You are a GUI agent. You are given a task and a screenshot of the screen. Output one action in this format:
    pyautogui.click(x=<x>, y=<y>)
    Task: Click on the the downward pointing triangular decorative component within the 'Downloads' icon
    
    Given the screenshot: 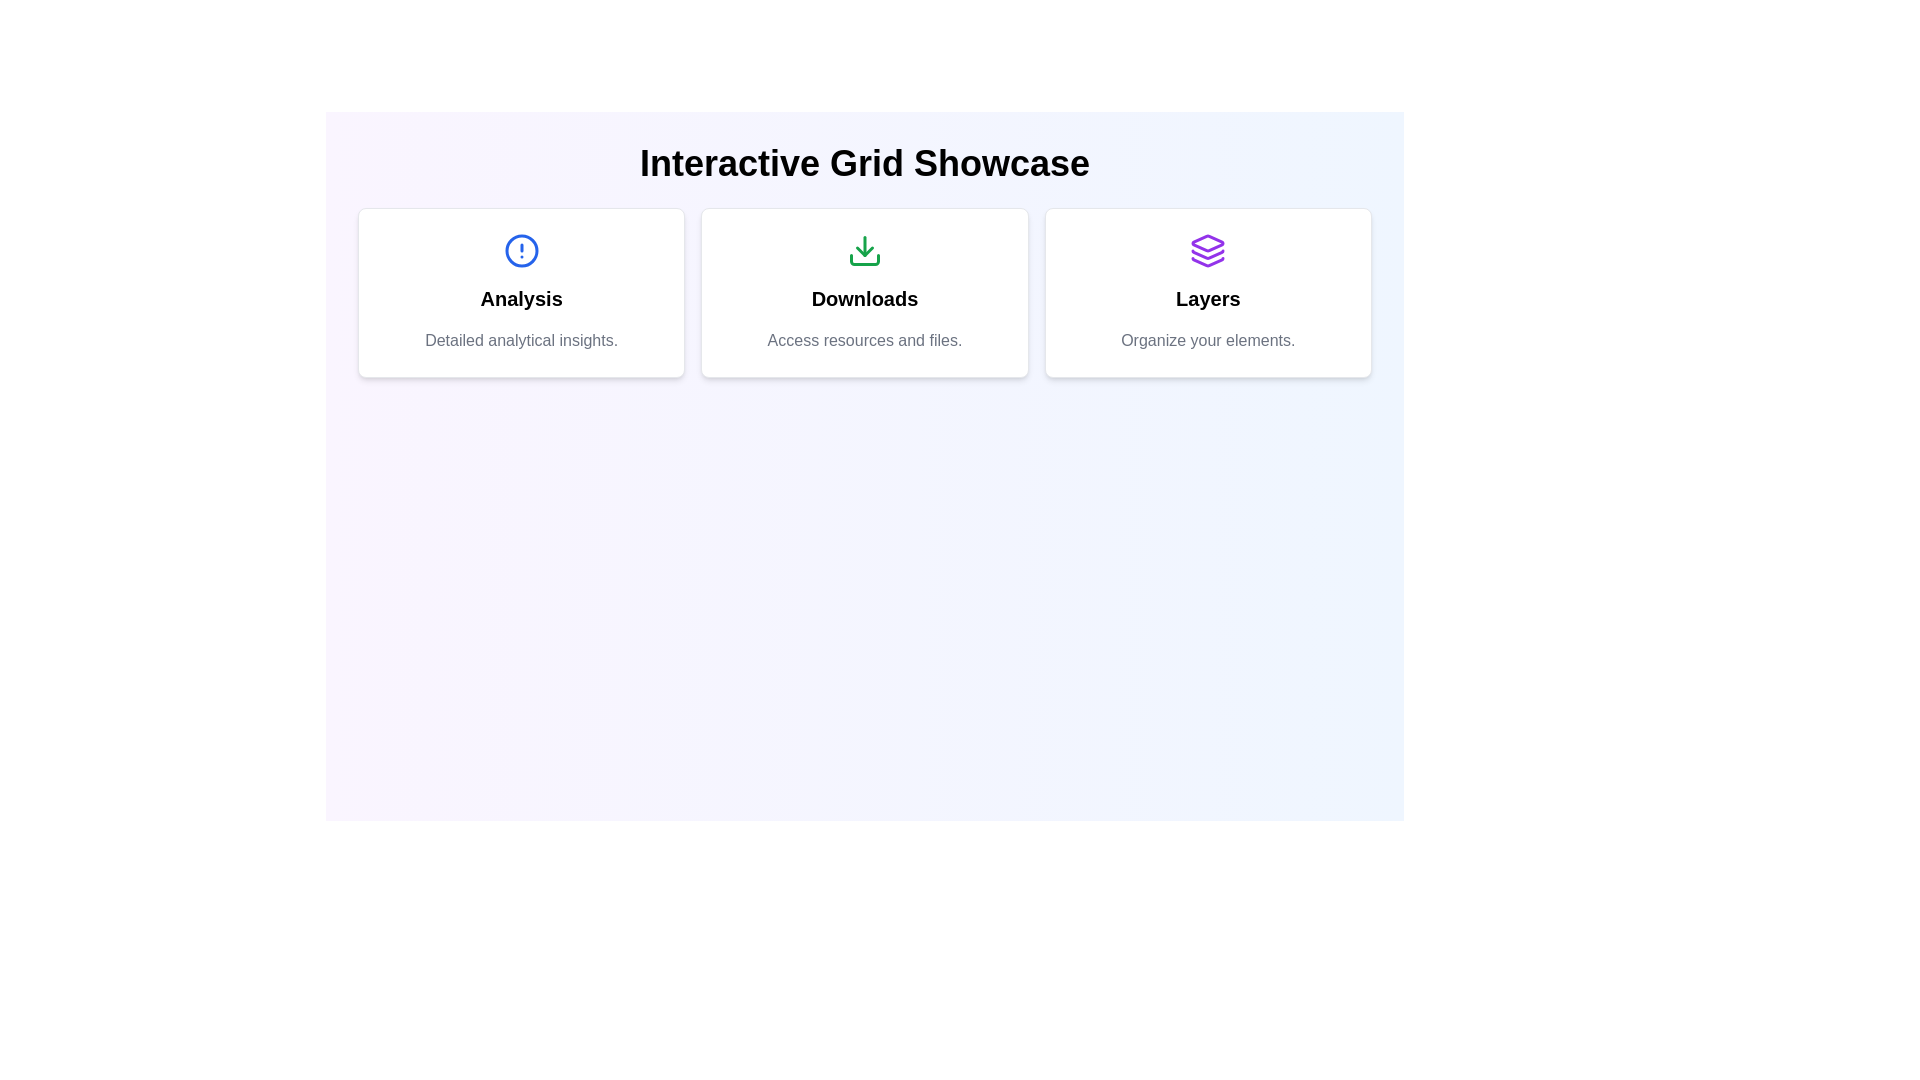 What is the action you would take?
    pyautogui.click(x=864, y=250)
    